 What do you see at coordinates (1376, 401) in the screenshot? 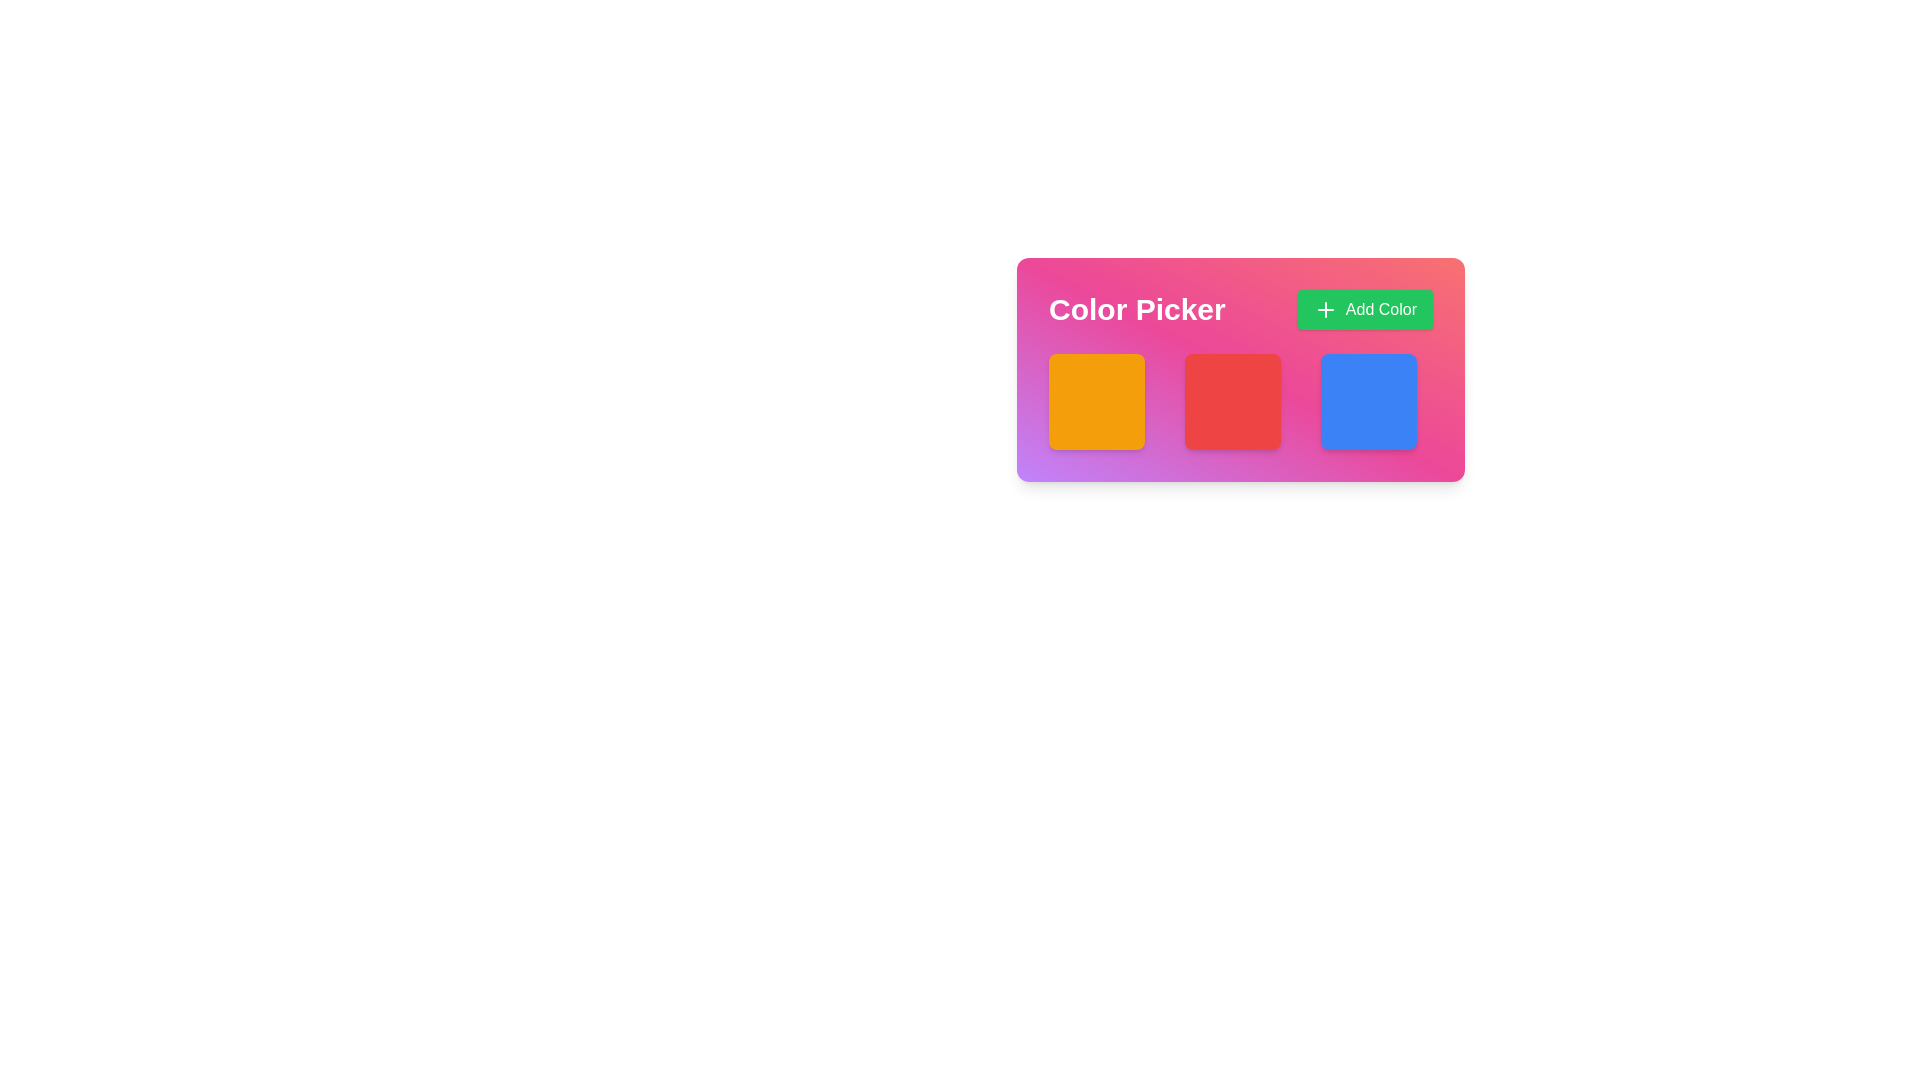
I see `the third square in the horizontal arrangement under the title 'Color Picker', which serves as a color selector in the interface` at bounding box center [1376, 401].